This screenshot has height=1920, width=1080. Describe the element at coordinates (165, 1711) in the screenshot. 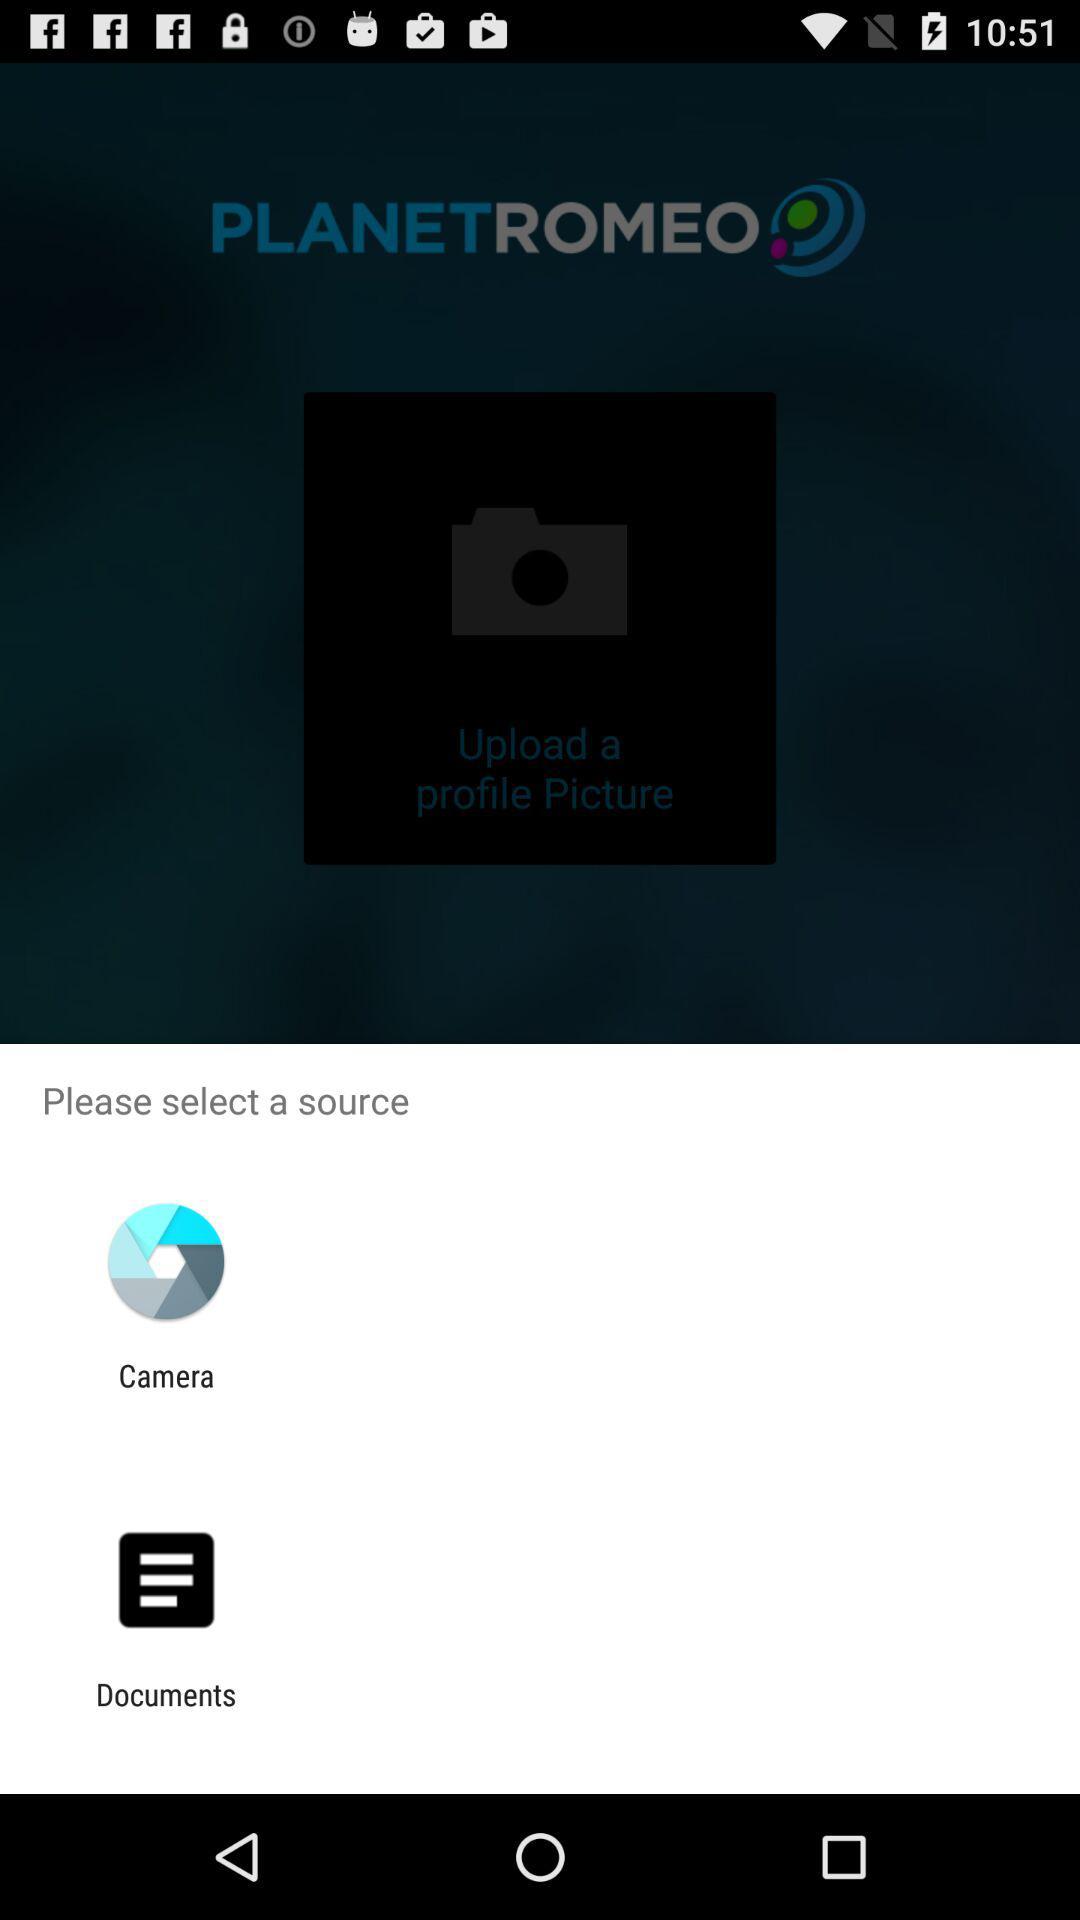

I see `documents item` at that location.